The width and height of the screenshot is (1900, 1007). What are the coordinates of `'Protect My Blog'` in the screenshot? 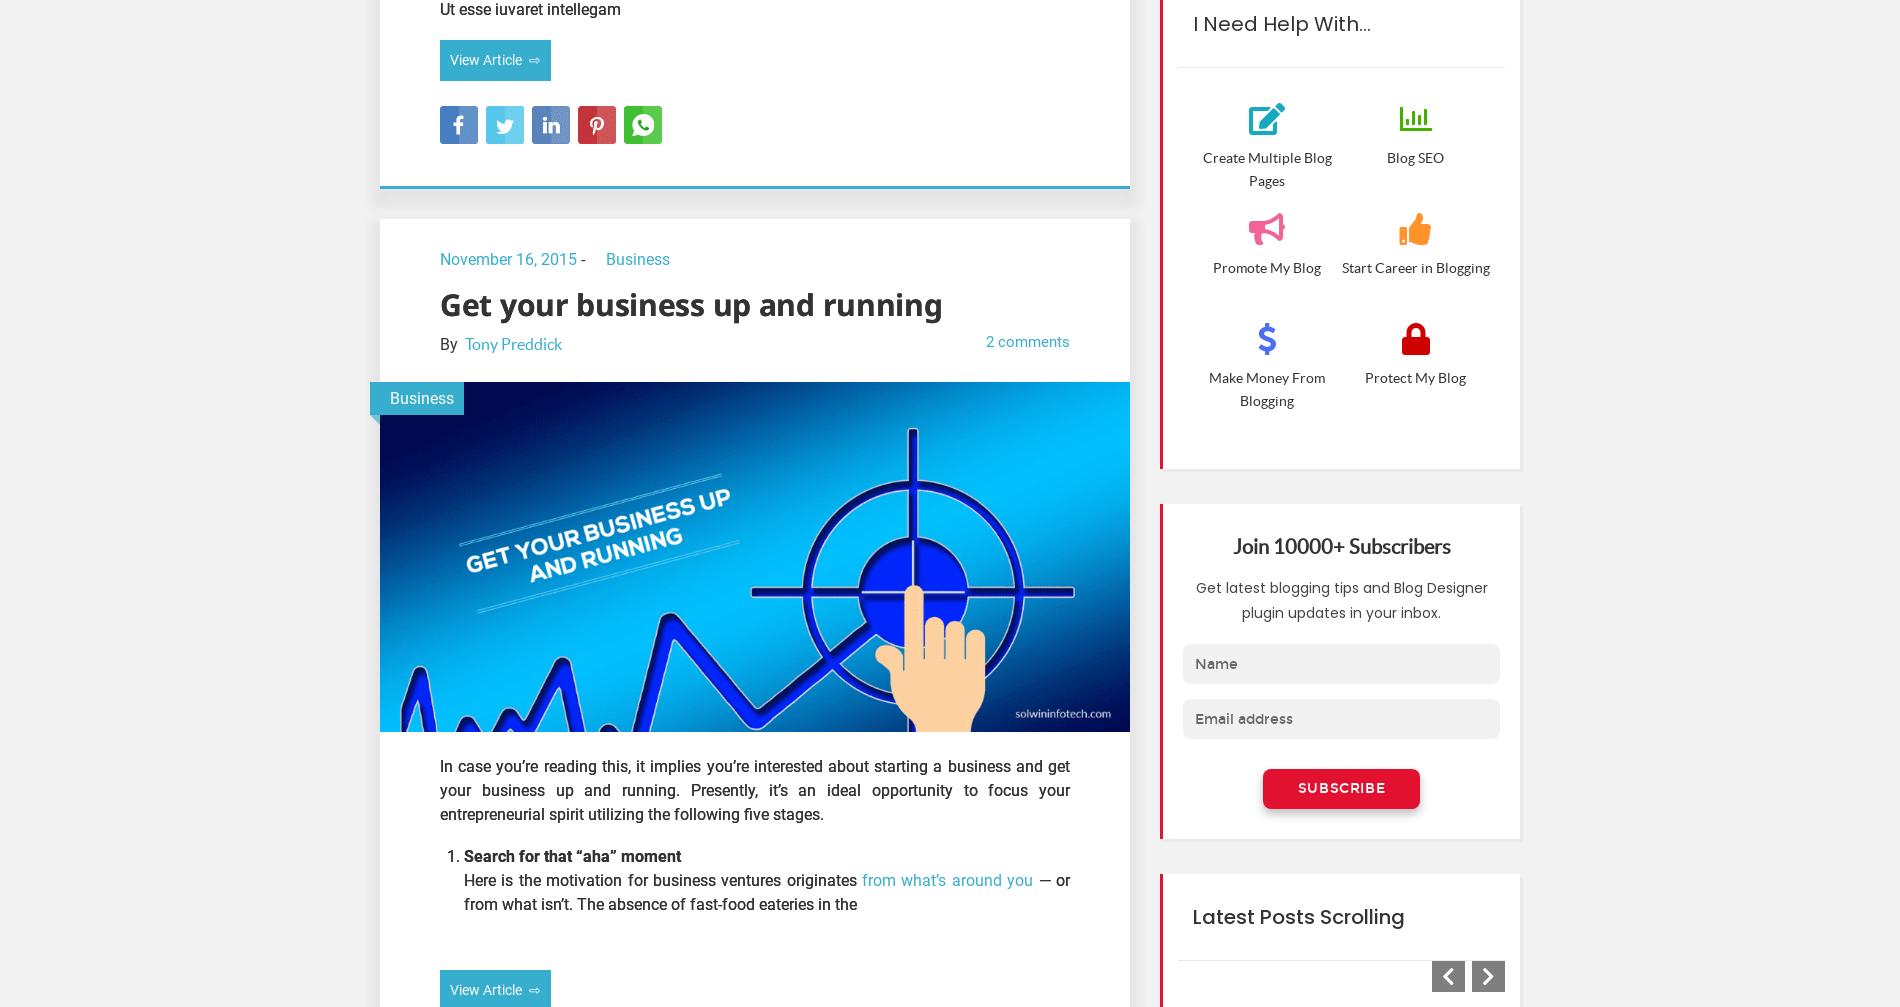 It's located at (1414, 378).